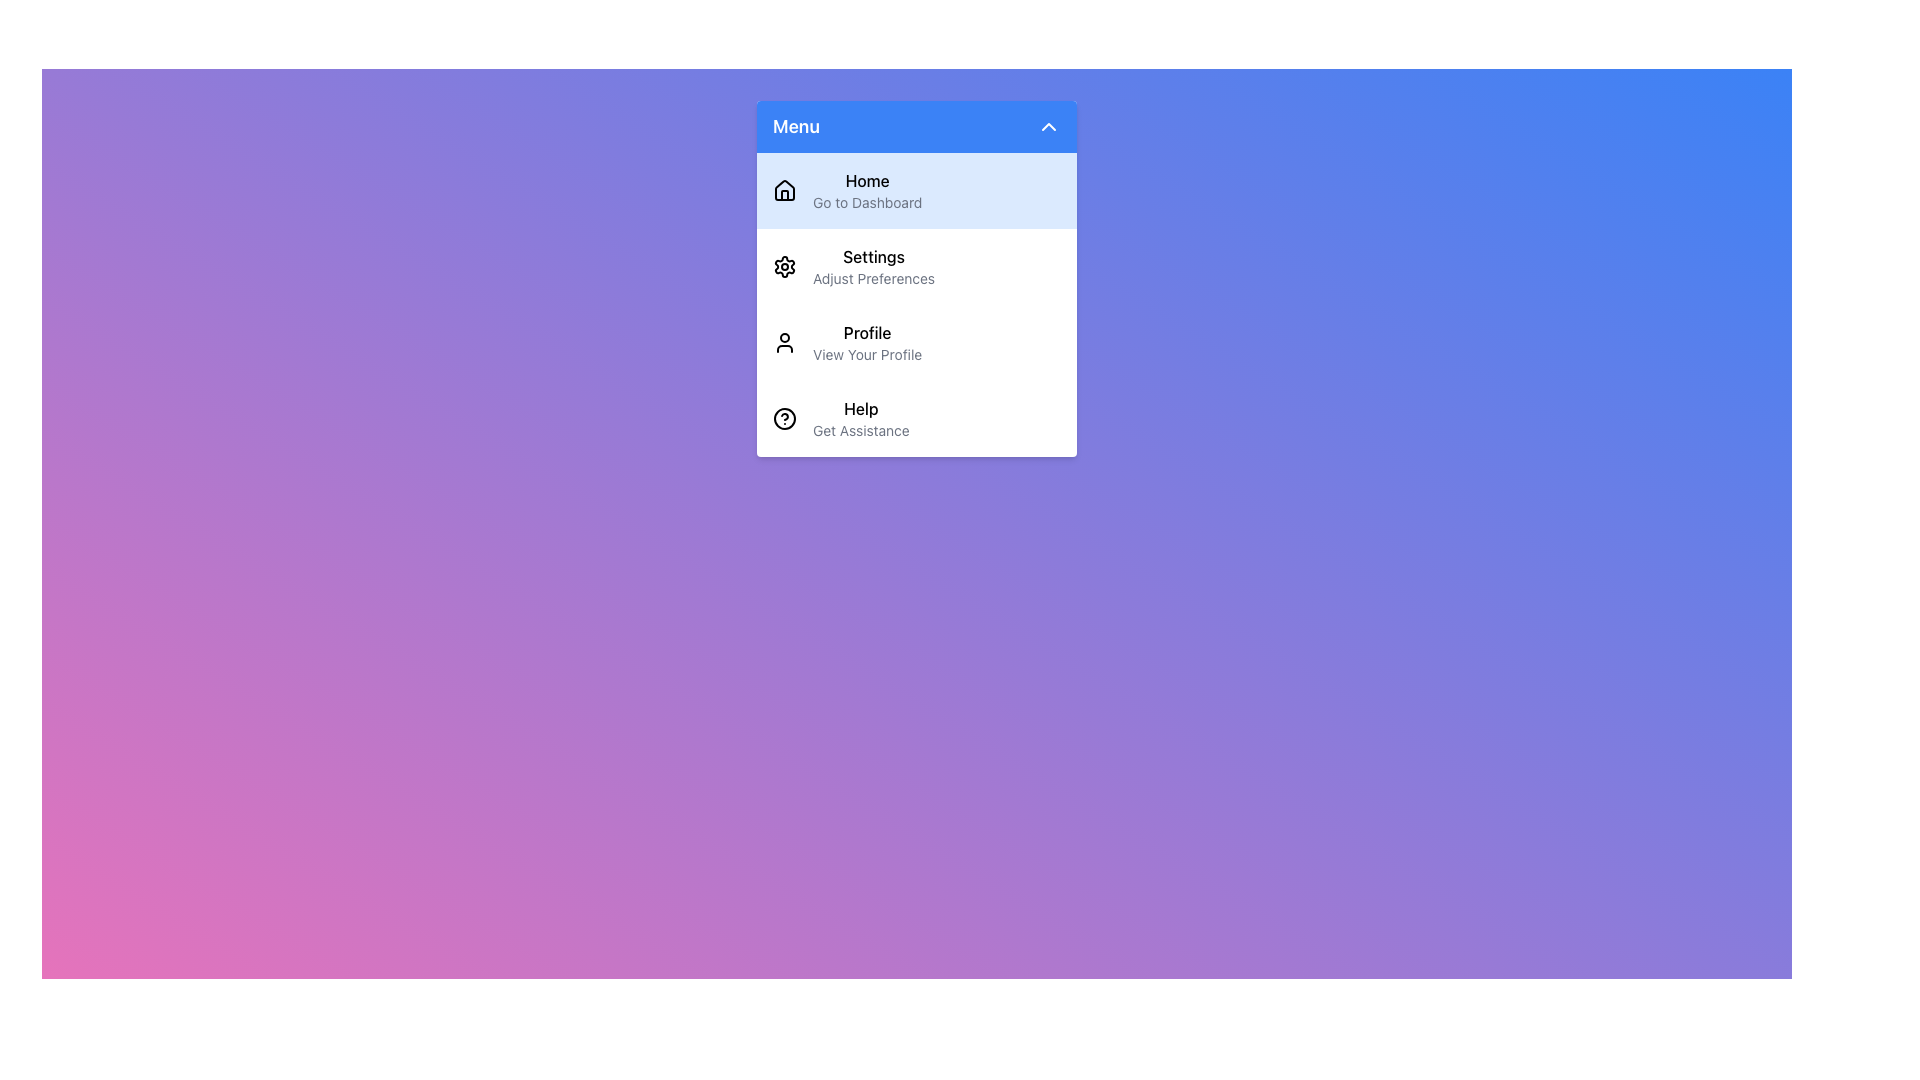 The height and width of the screenshot is (1080, 1920). I want to click on the 'Menu' button located at the top of the drop-down menu, so click(915, 127).